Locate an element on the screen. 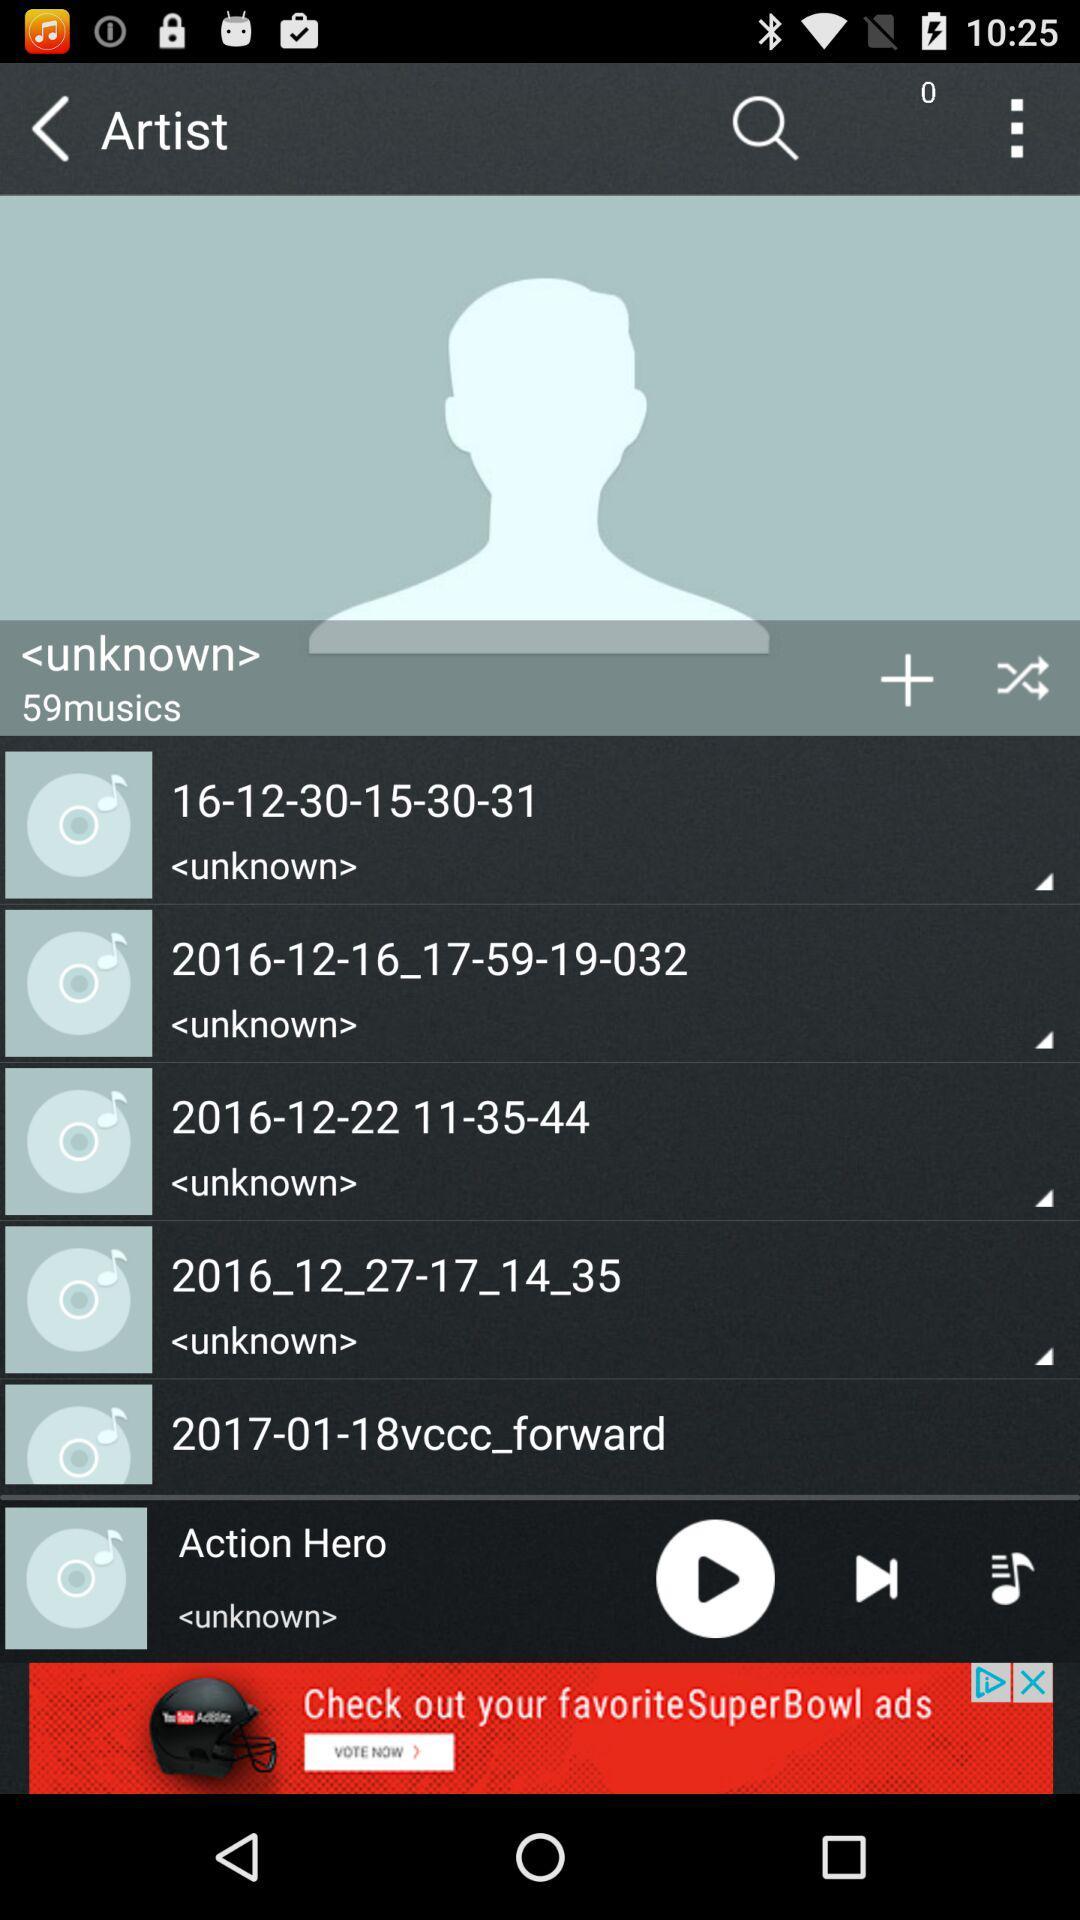  the add icon is located at coordinates (906, 724).